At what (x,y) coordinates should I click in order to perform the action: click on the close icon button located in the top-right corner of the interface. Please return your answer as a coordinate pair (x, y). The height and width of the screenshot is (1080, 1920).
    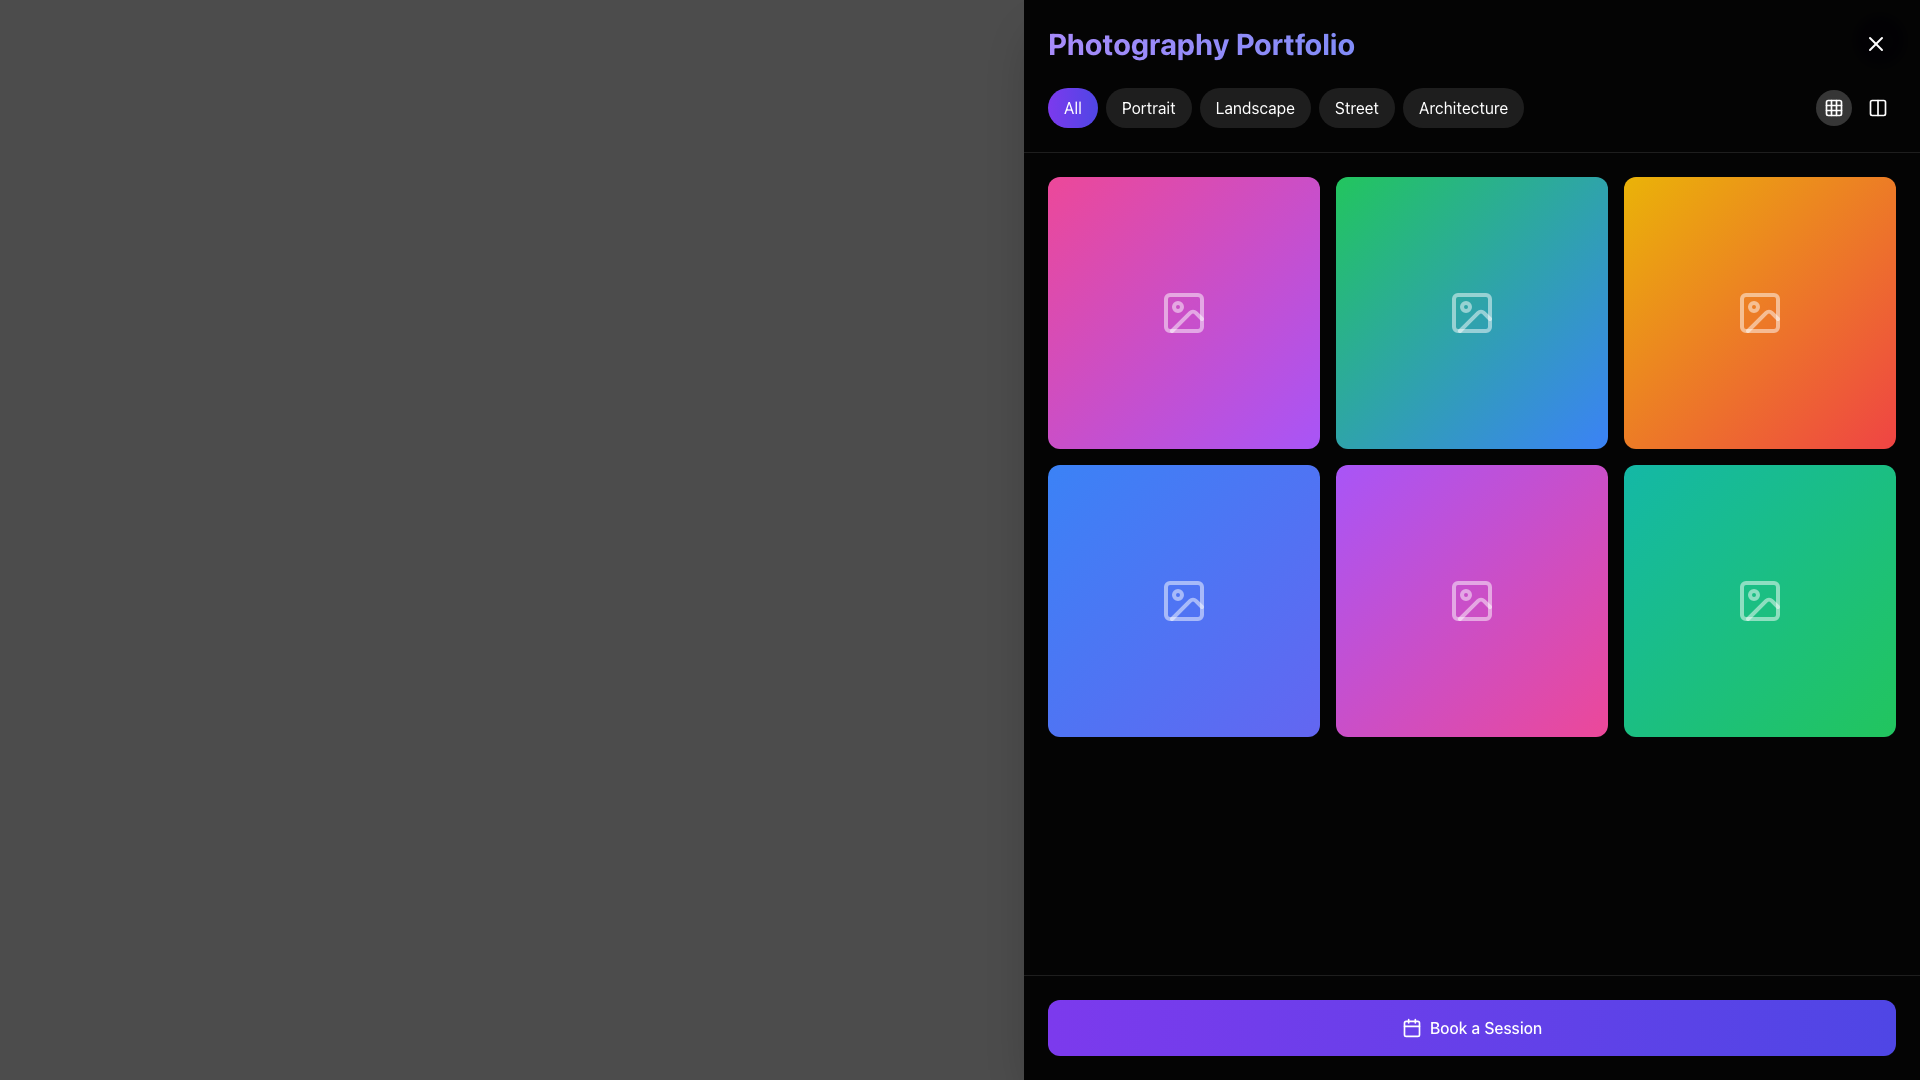
    Looking at the image, I should click on (1875, 43).